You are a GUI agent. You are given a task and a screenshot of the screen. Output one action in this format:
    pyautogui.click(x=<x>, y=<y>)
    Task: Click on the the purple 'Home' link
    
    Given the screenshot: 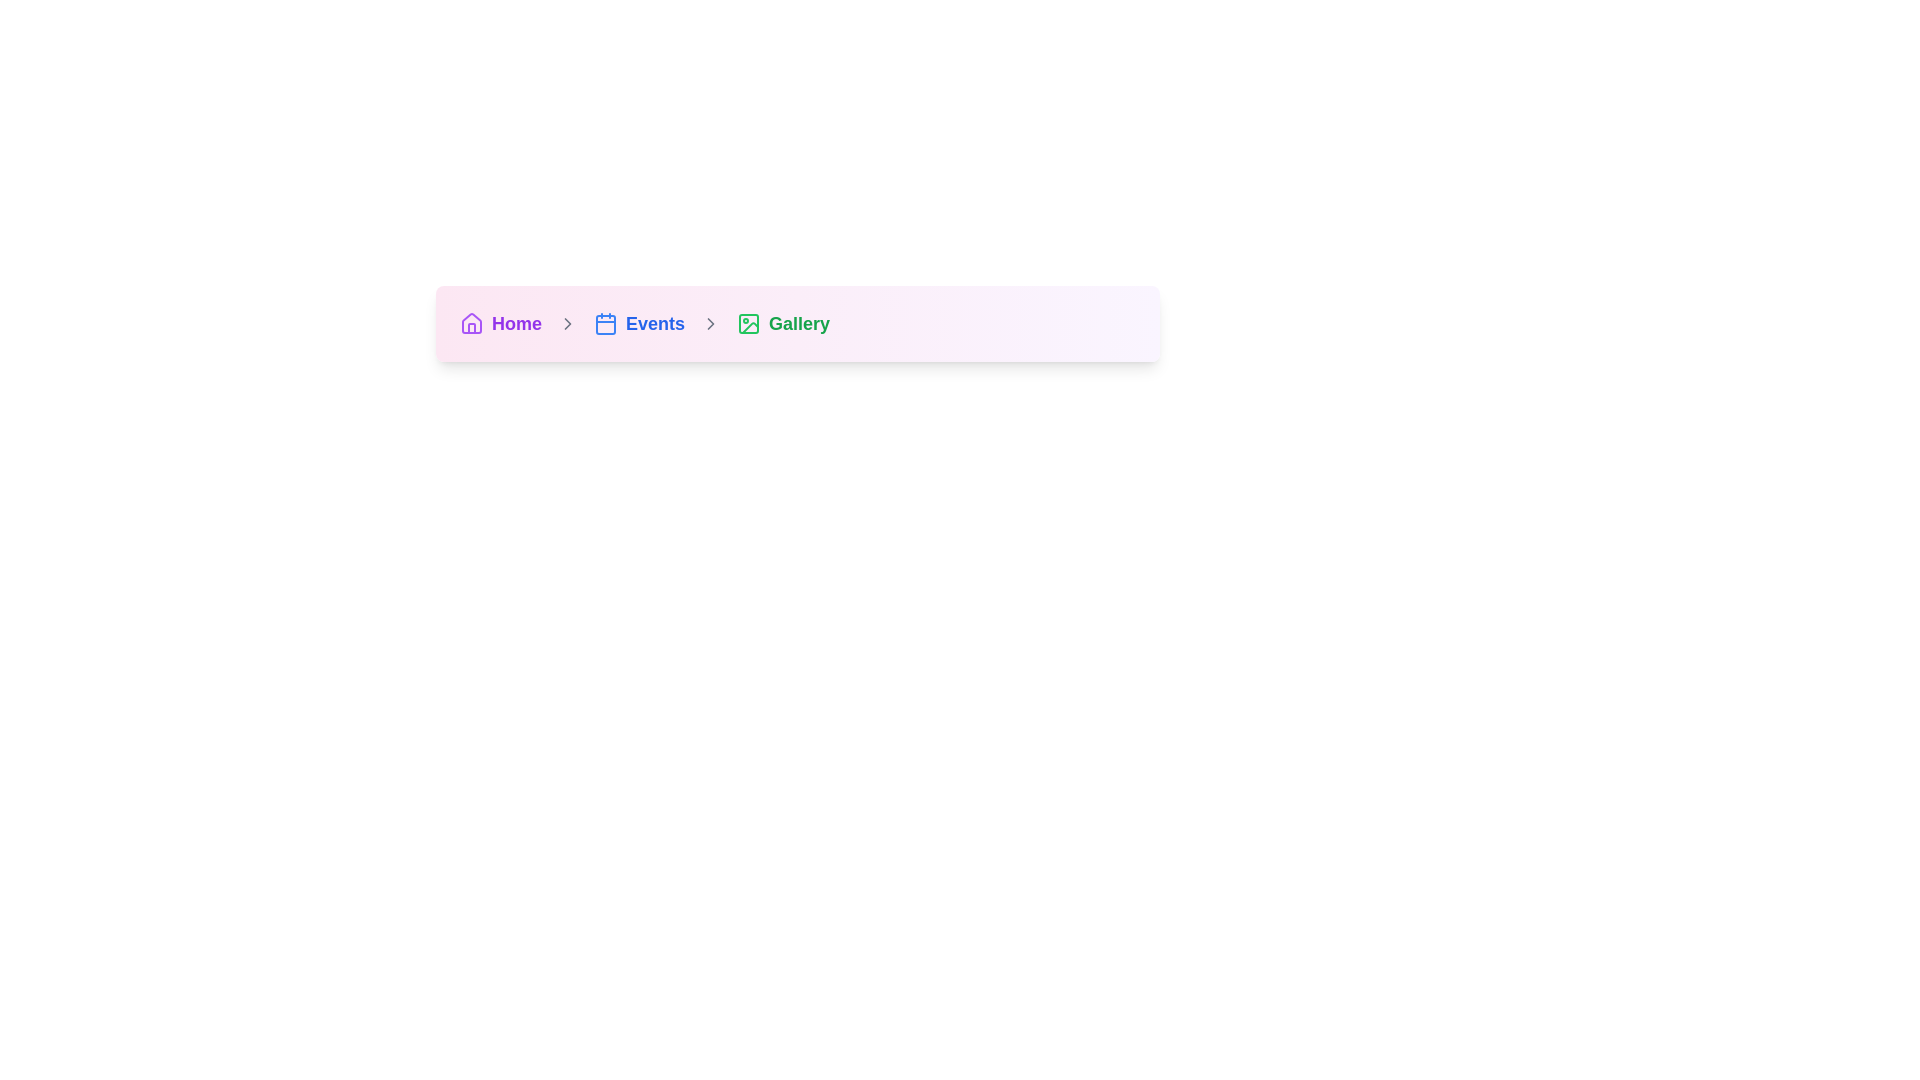 What is the action you would take?
    pyautogui.click(x=517, y=323)
    